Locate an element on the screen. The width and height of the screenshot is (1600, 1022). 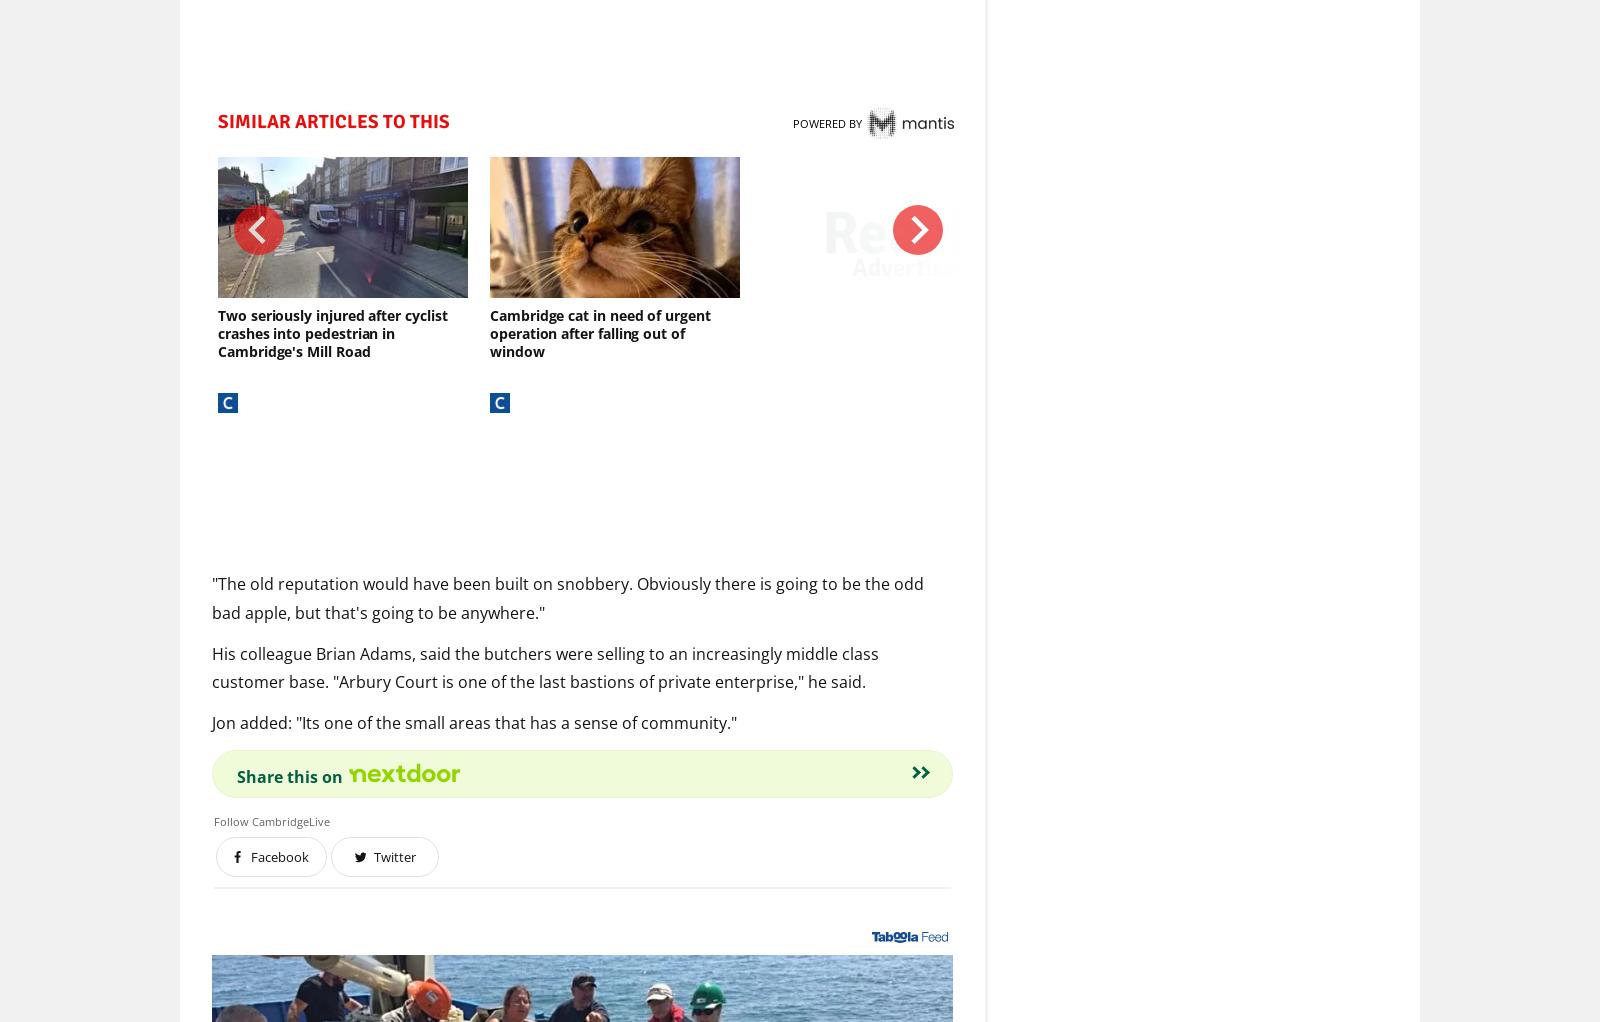
'His colleague Brian Adams, said the butchers were selling to an increasingly middle class customer base. "Arbury Court is one of the last bastions of private enterprise," he said.' is located at coordinates (212, 666).